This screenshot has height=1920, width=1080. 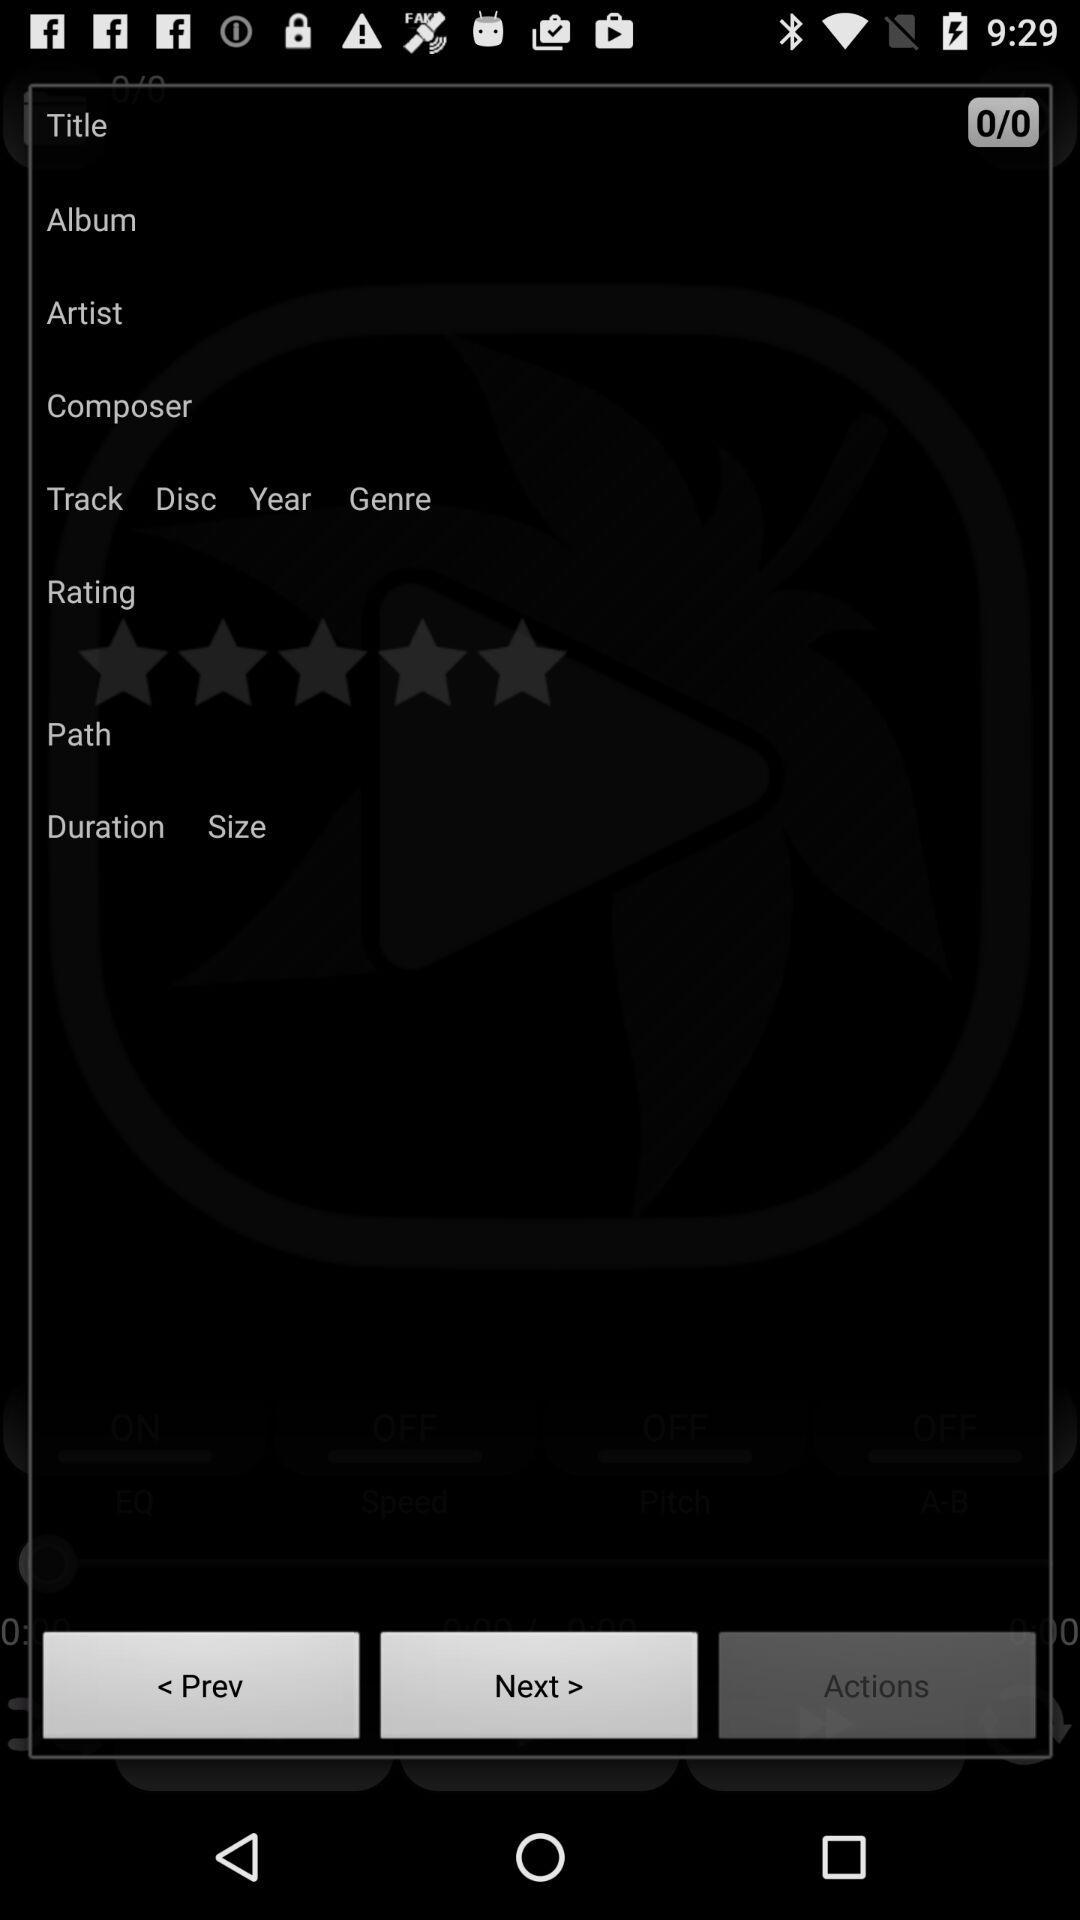 I want to click on item next to next >, so click(x=876, y=1690).